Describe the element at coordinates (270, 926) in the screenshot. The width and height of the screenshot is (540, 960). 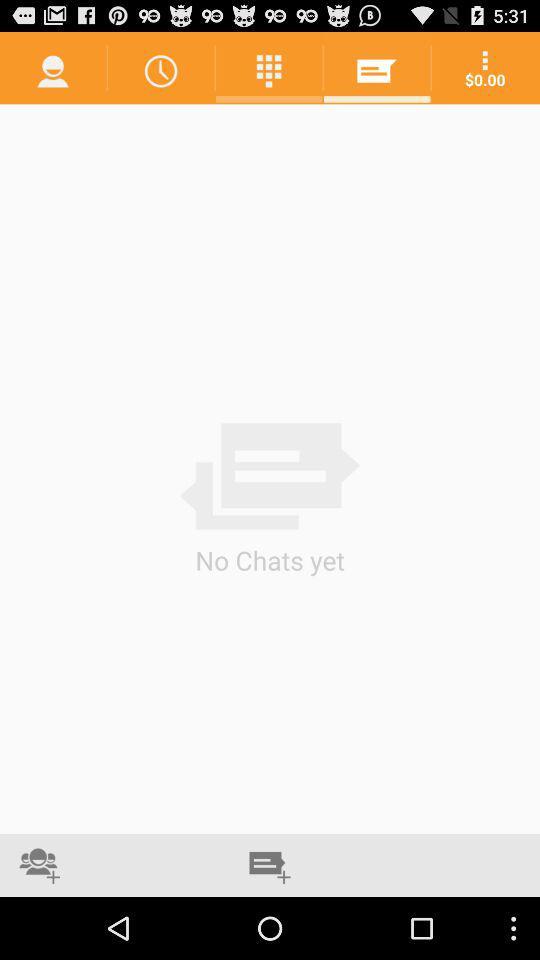
I see `the chat icon` at that location.